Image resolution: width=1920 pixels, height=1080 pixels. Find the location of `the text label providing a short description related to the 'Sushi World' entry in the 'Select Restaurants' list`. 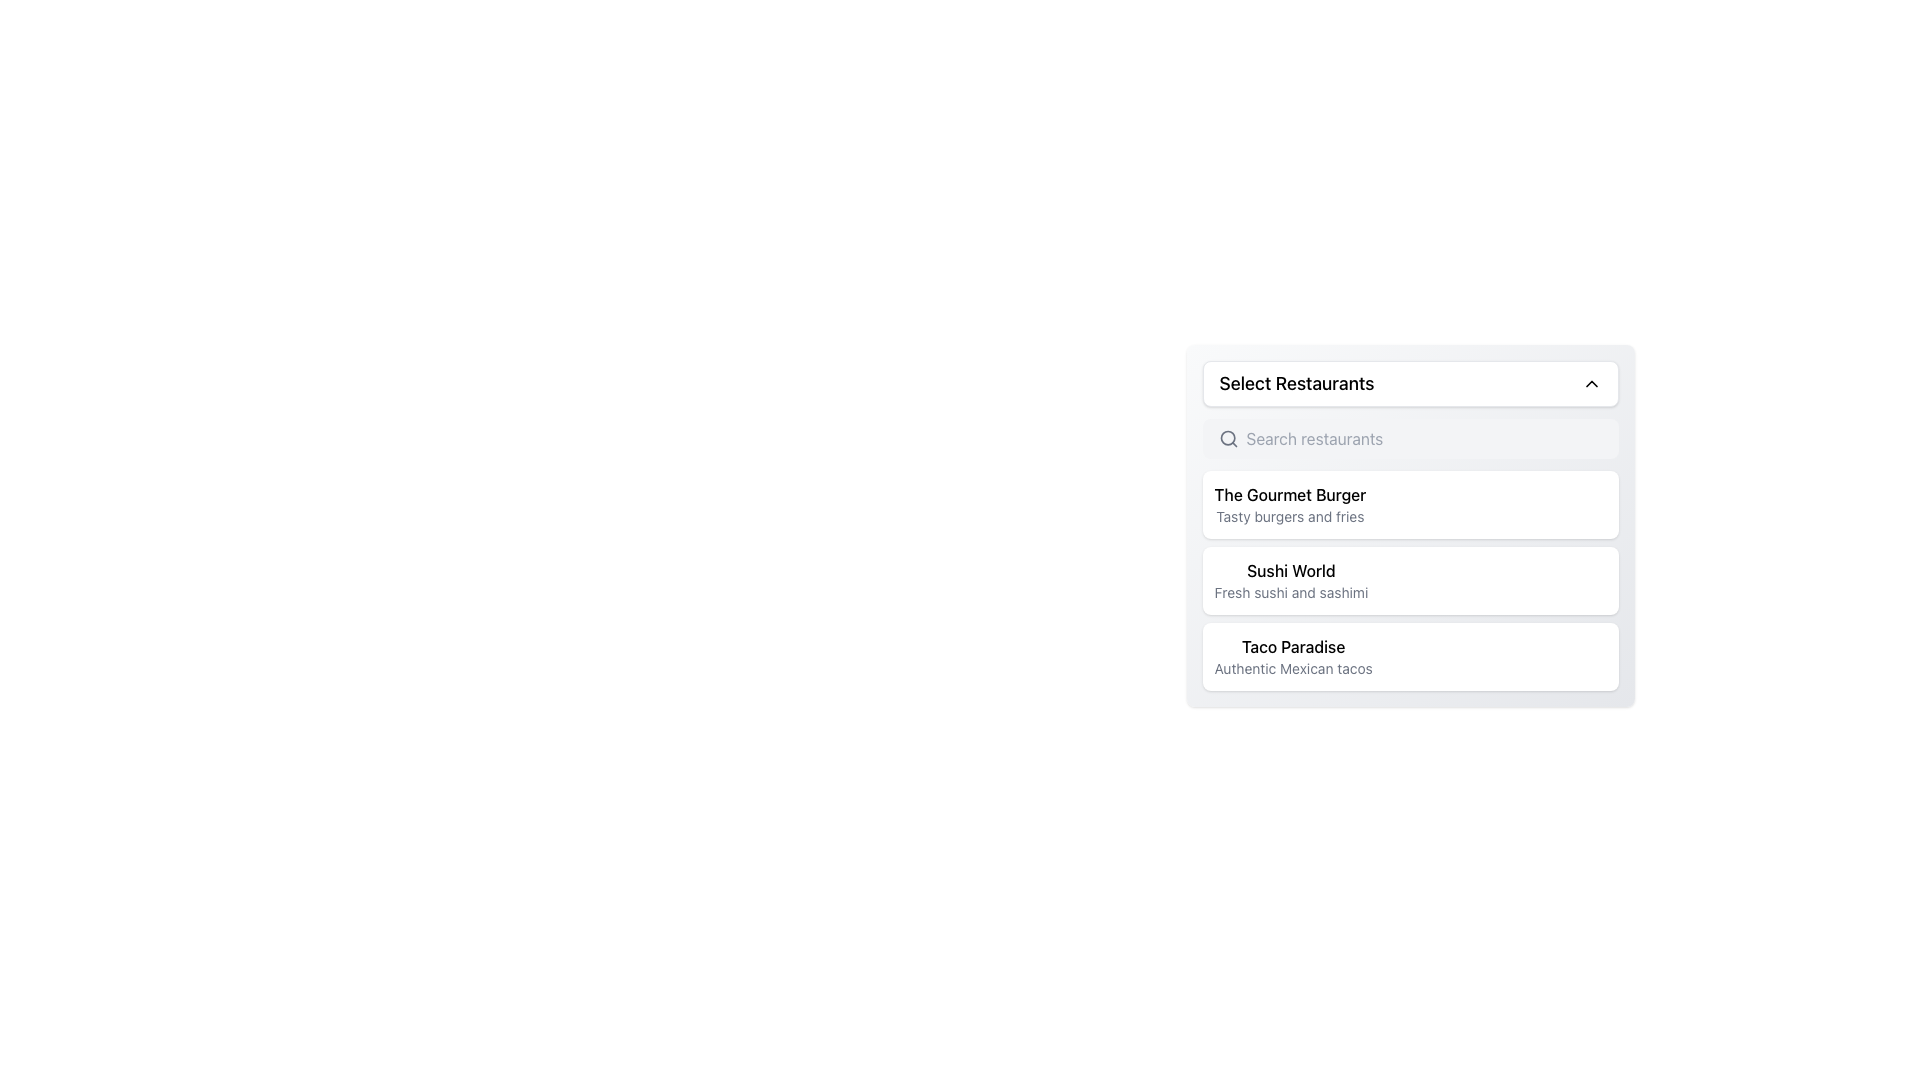

the text label providing a short description related to the 'Sushi World' entry in the 'Select Restaurants' list is located at coordinates (1291, 592).